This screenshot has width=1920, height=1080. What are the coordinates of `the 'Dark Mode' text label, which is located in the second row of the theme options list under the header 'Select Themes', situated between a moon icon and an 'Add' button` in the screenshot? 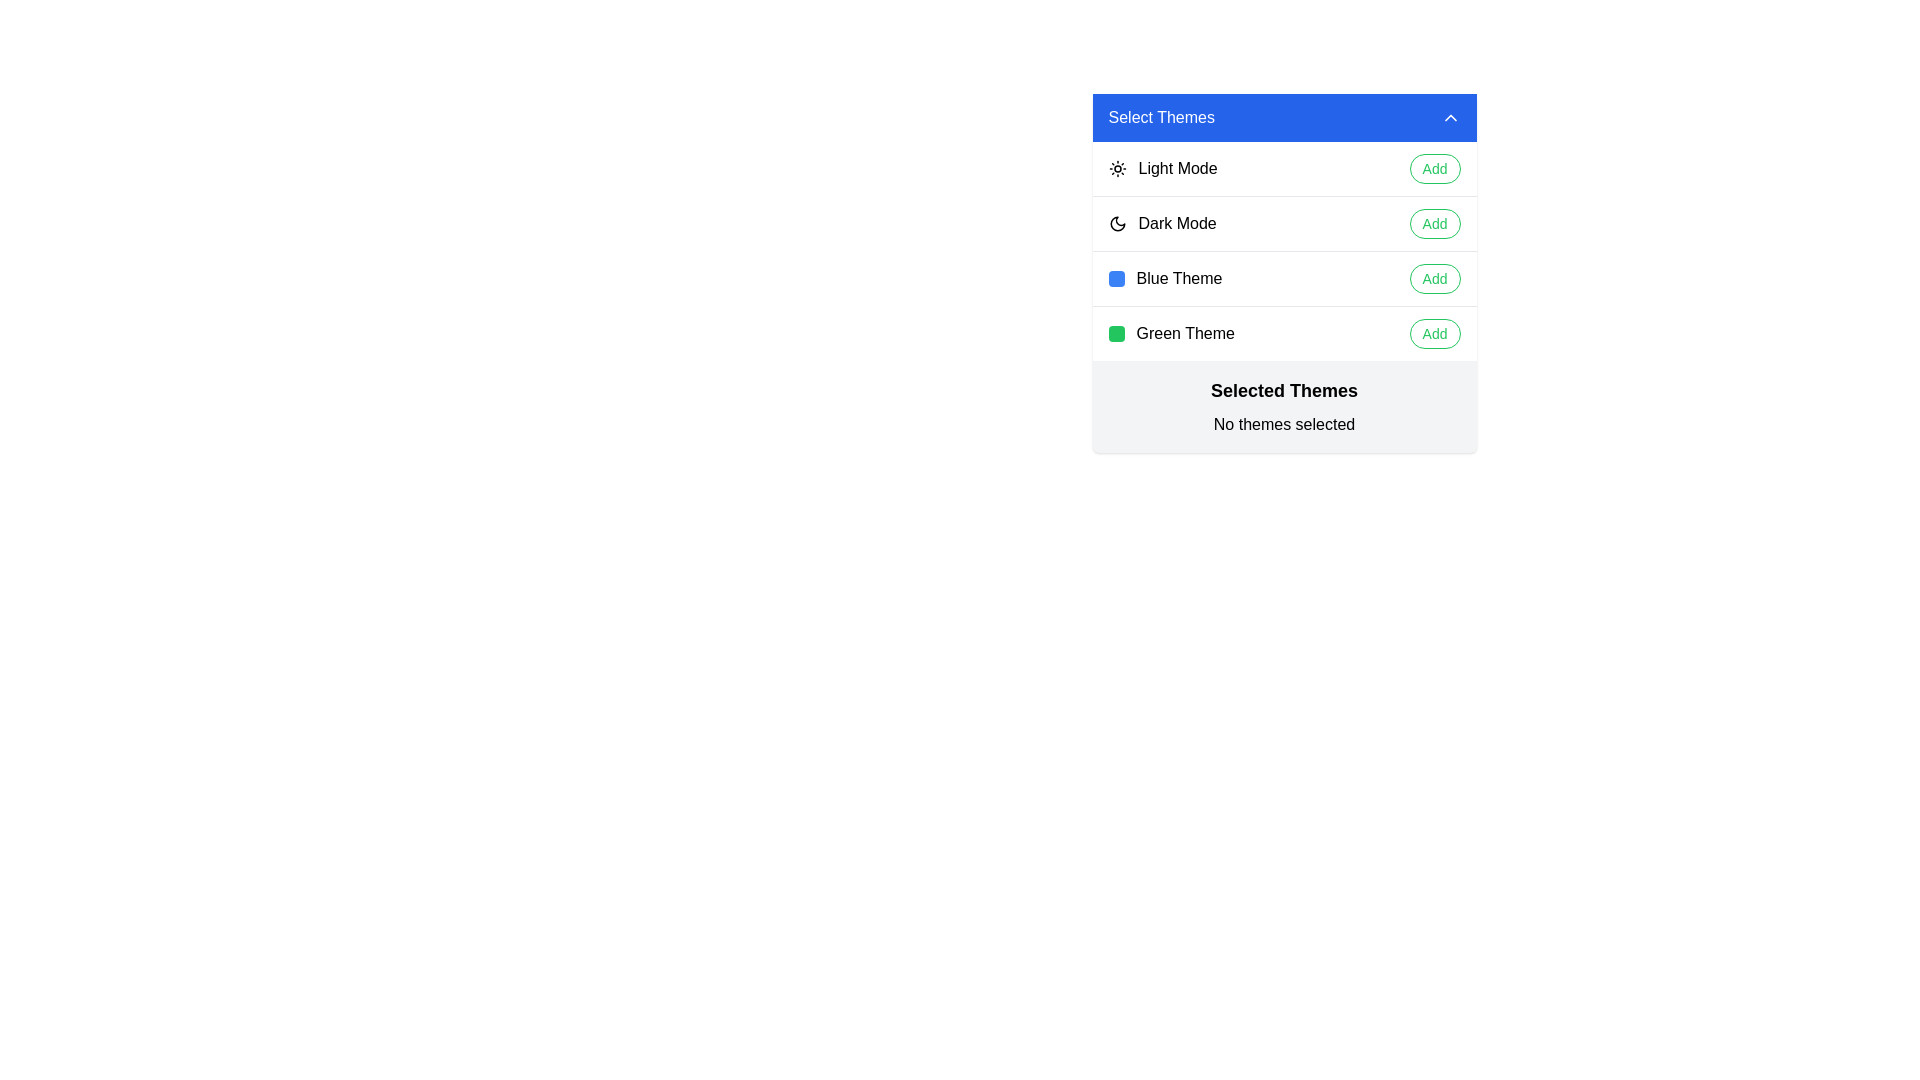 It's located at (1177, 223).